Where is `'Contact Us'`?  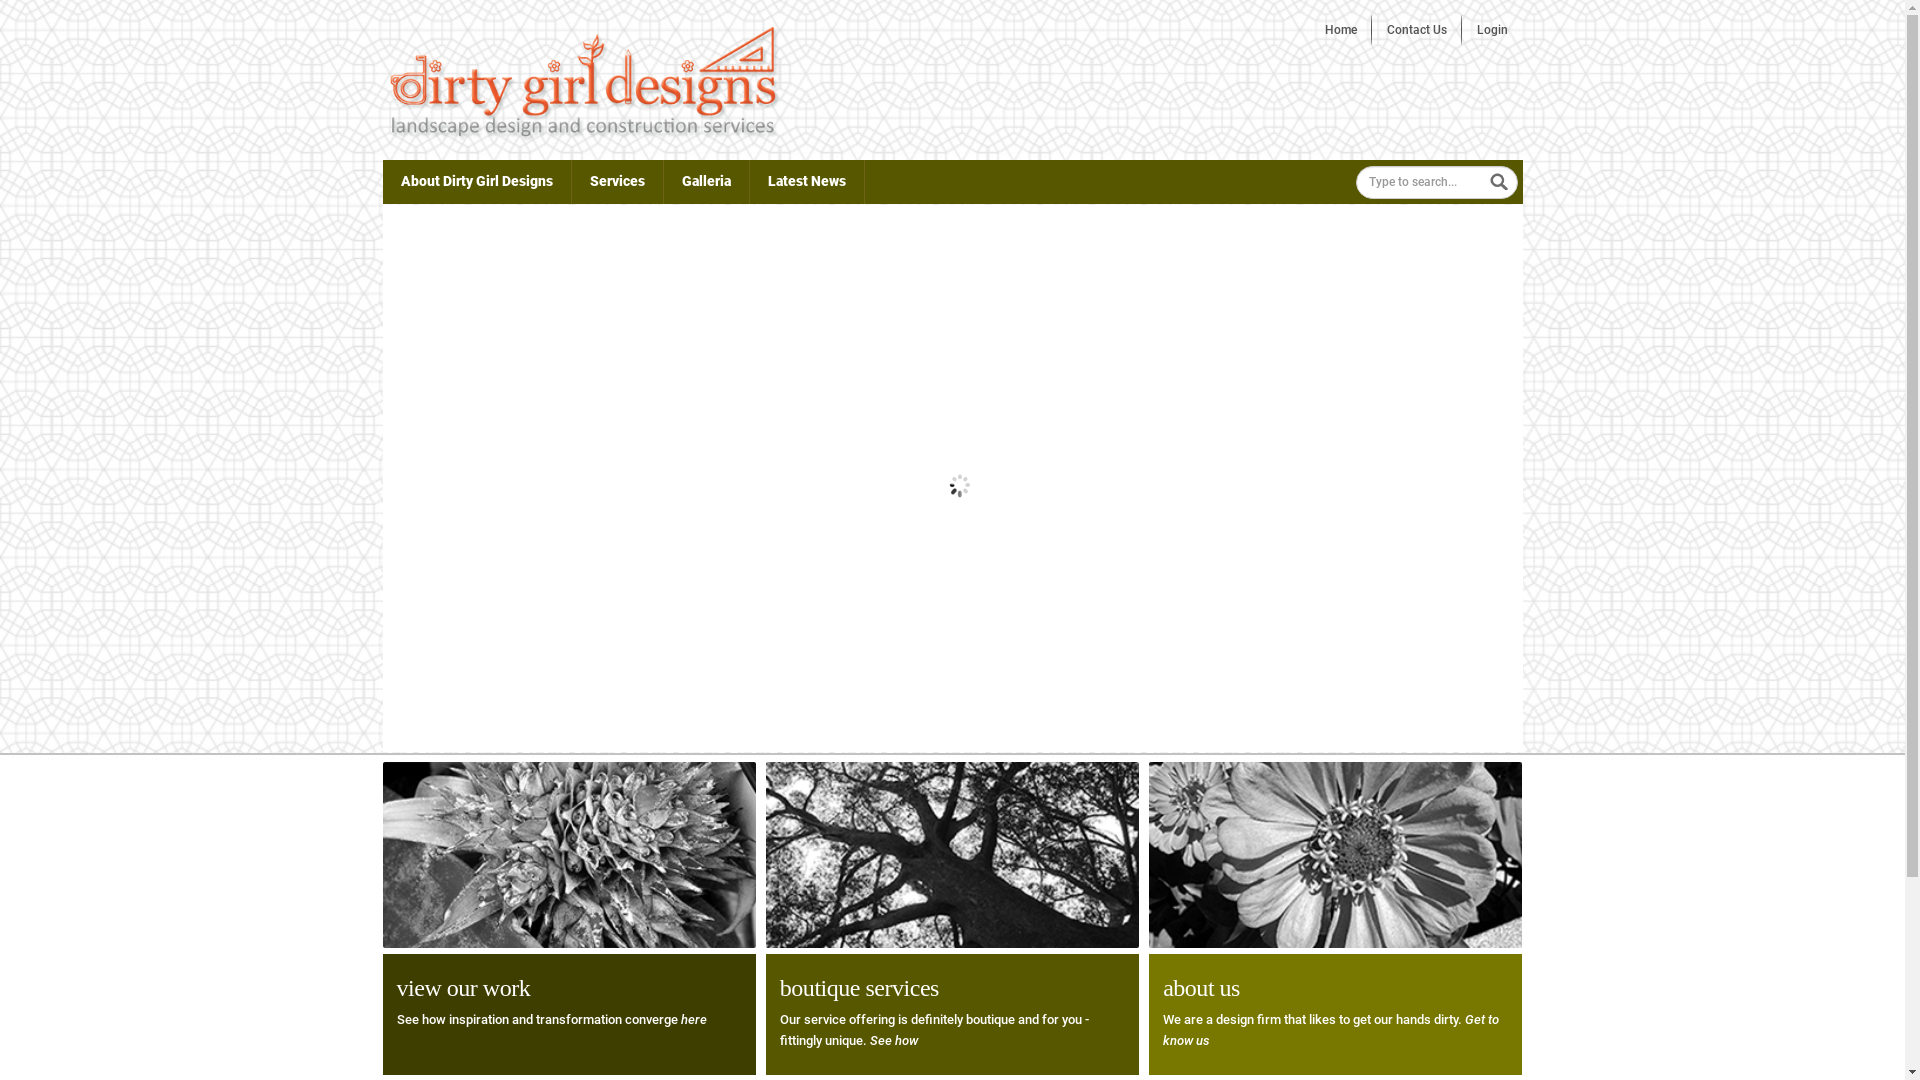
'Contact Us' is located at coordinates (1415, 30).